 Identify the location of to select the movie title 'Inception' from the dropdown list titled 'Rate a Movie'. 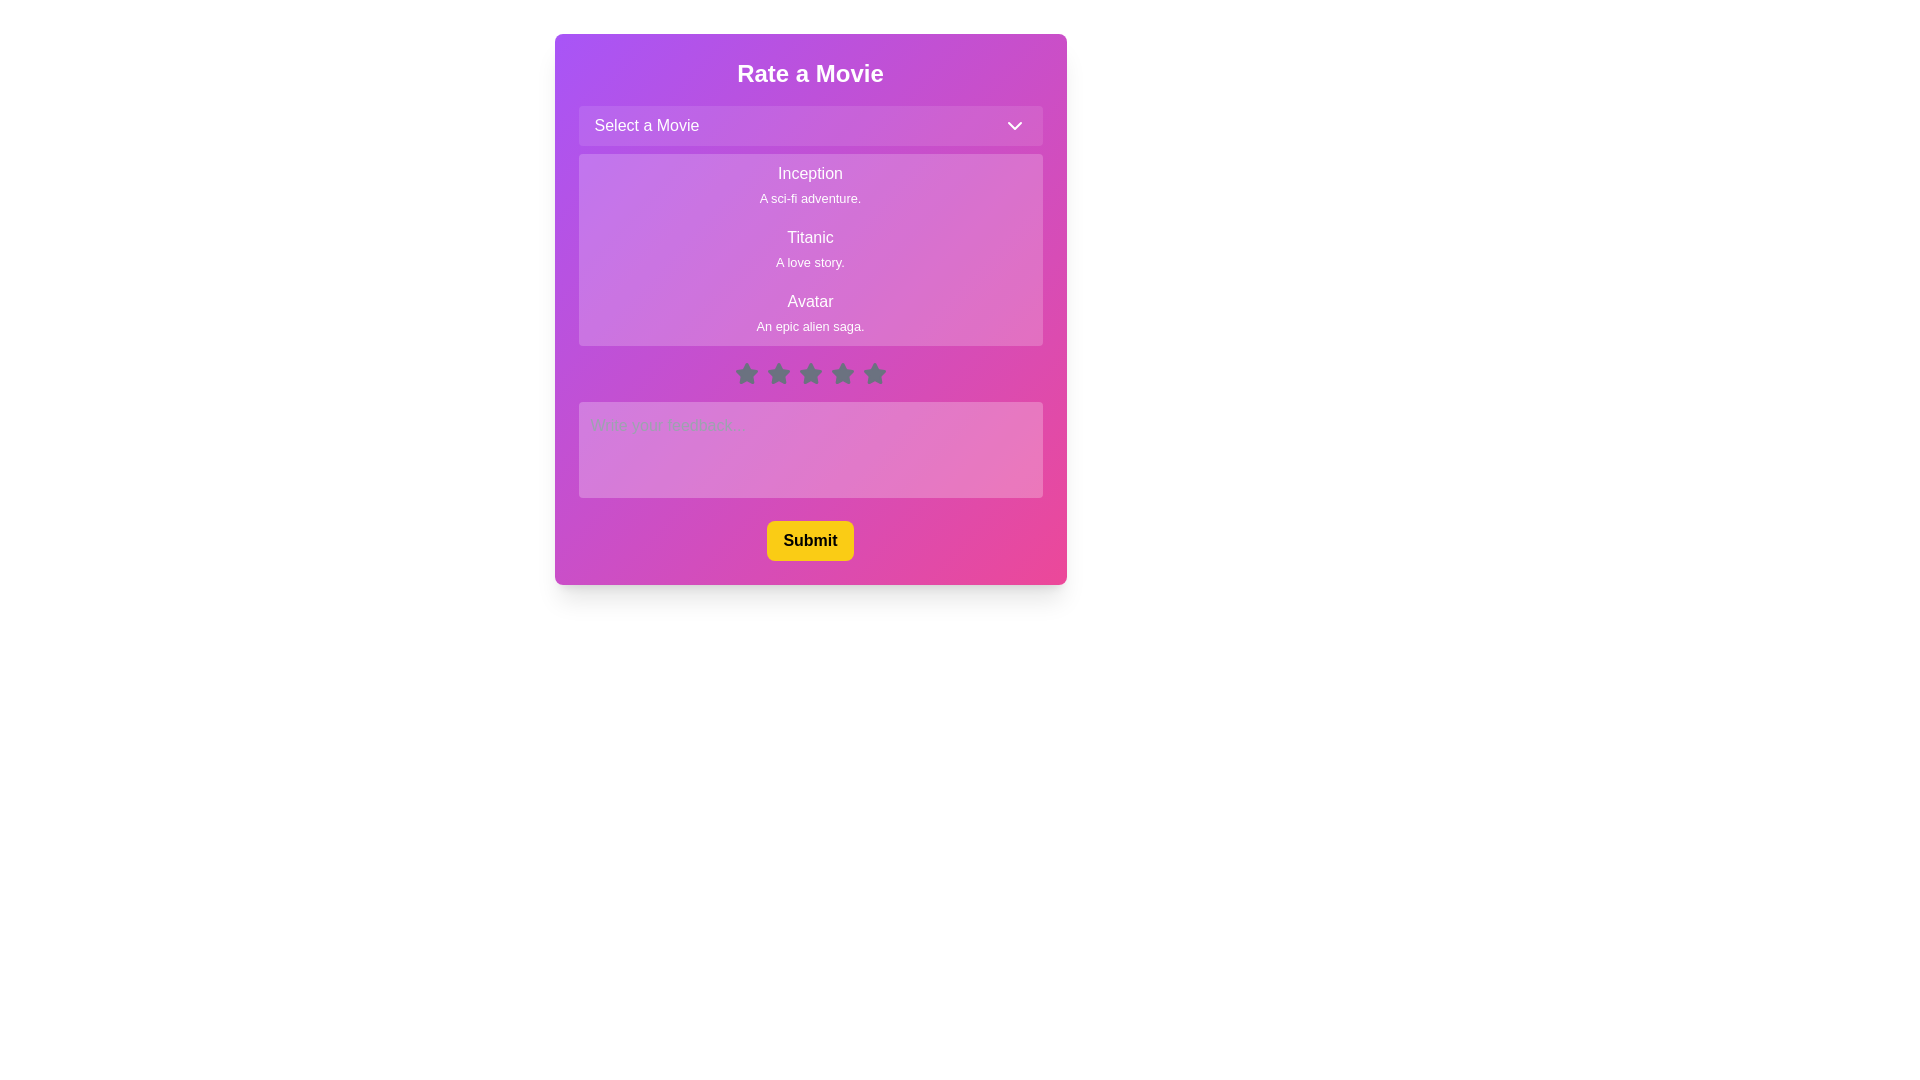
(810, 172).